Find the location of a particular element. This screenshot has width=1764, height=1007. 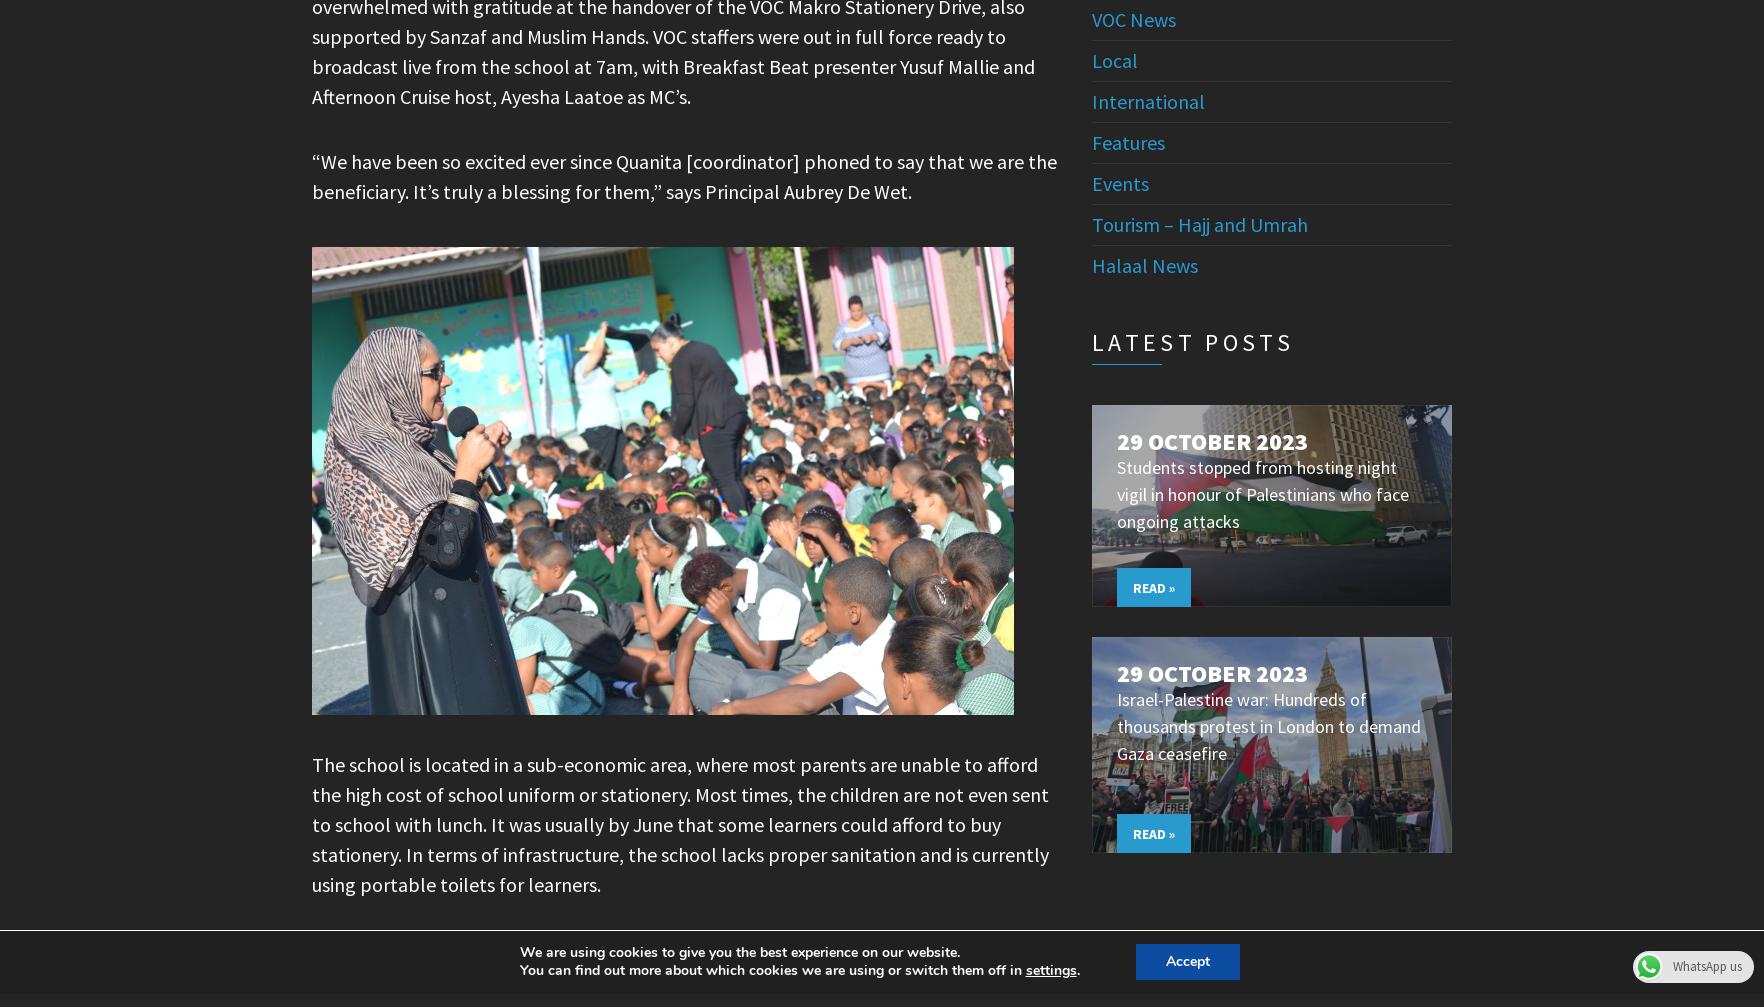

'VOC News' is located at coordinates (1091, 18).